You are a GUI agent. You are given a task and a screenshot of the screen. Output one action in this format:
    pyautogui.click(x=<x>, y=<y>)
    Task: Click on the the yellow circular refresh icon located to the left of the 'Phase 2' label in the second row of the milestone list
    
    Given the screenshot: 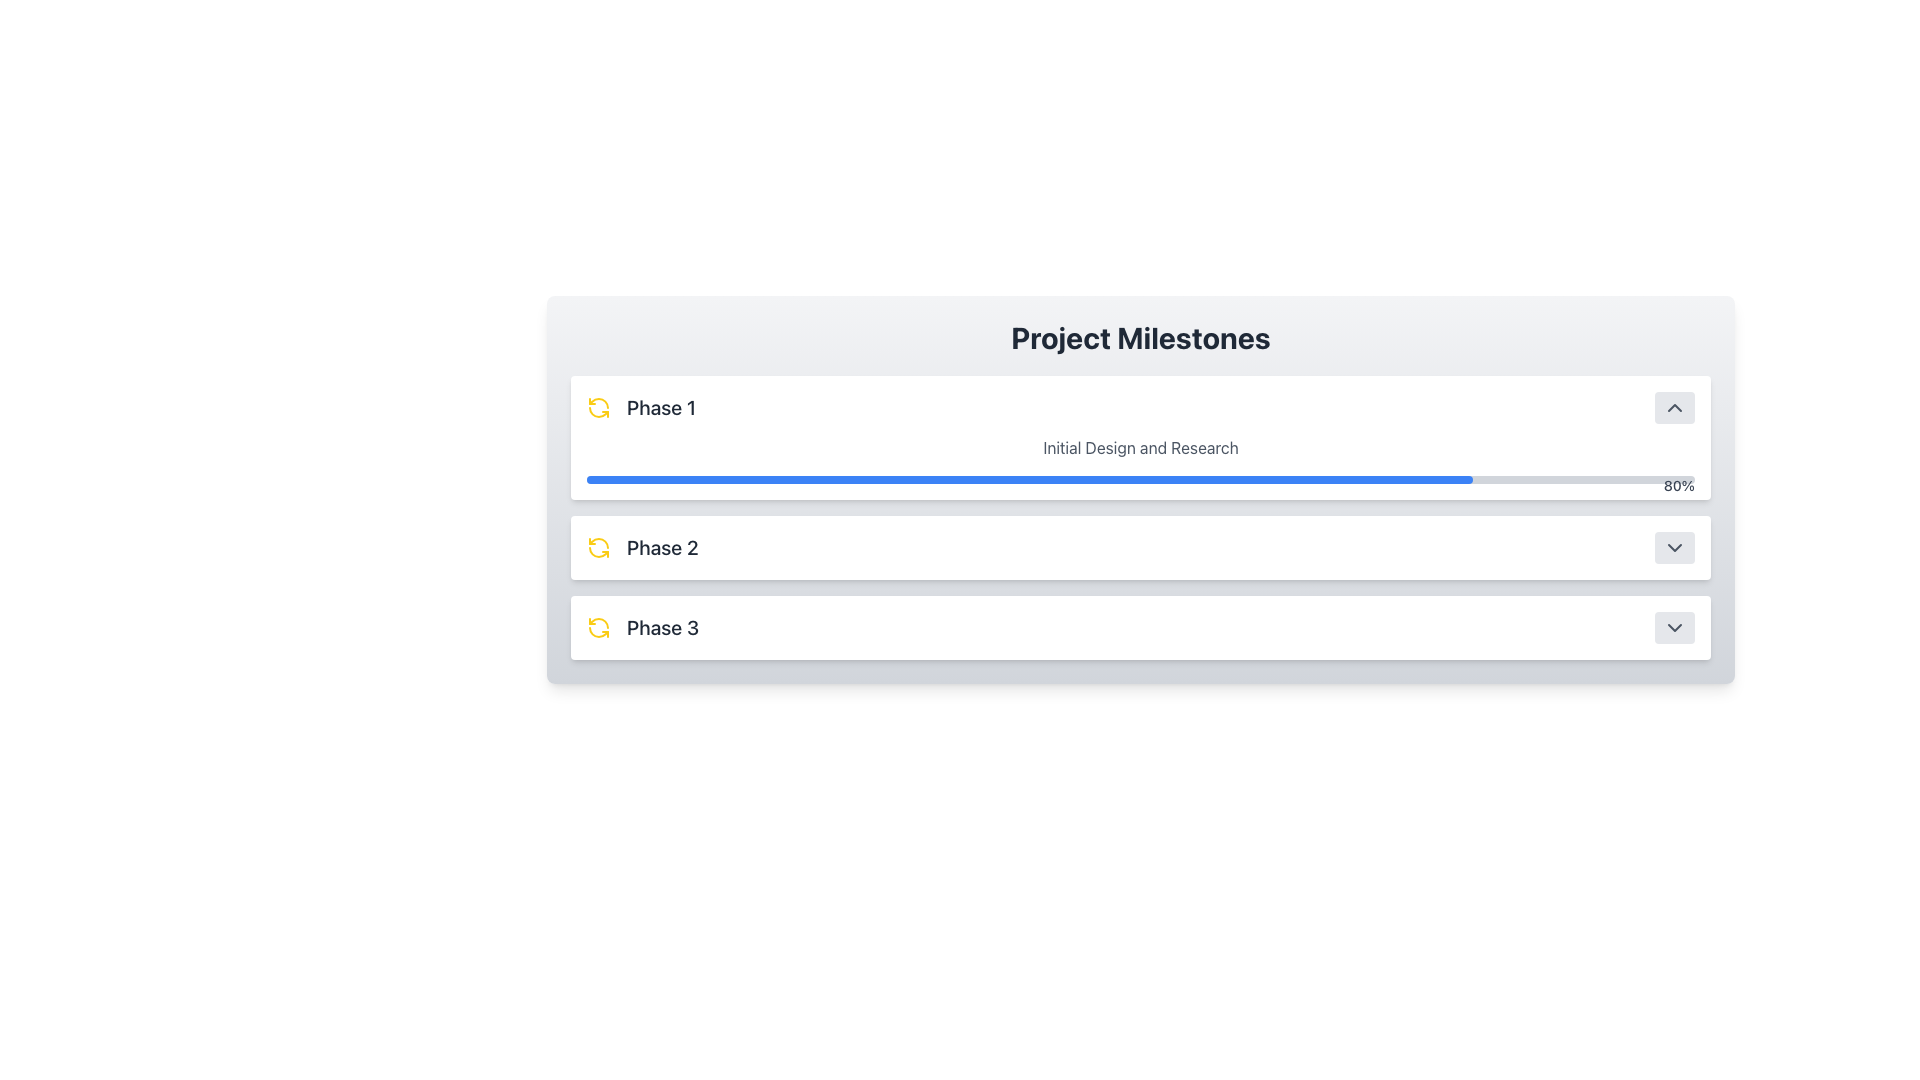 What is the action you would take?
    pyautogui.click(x=598, y=547)
    